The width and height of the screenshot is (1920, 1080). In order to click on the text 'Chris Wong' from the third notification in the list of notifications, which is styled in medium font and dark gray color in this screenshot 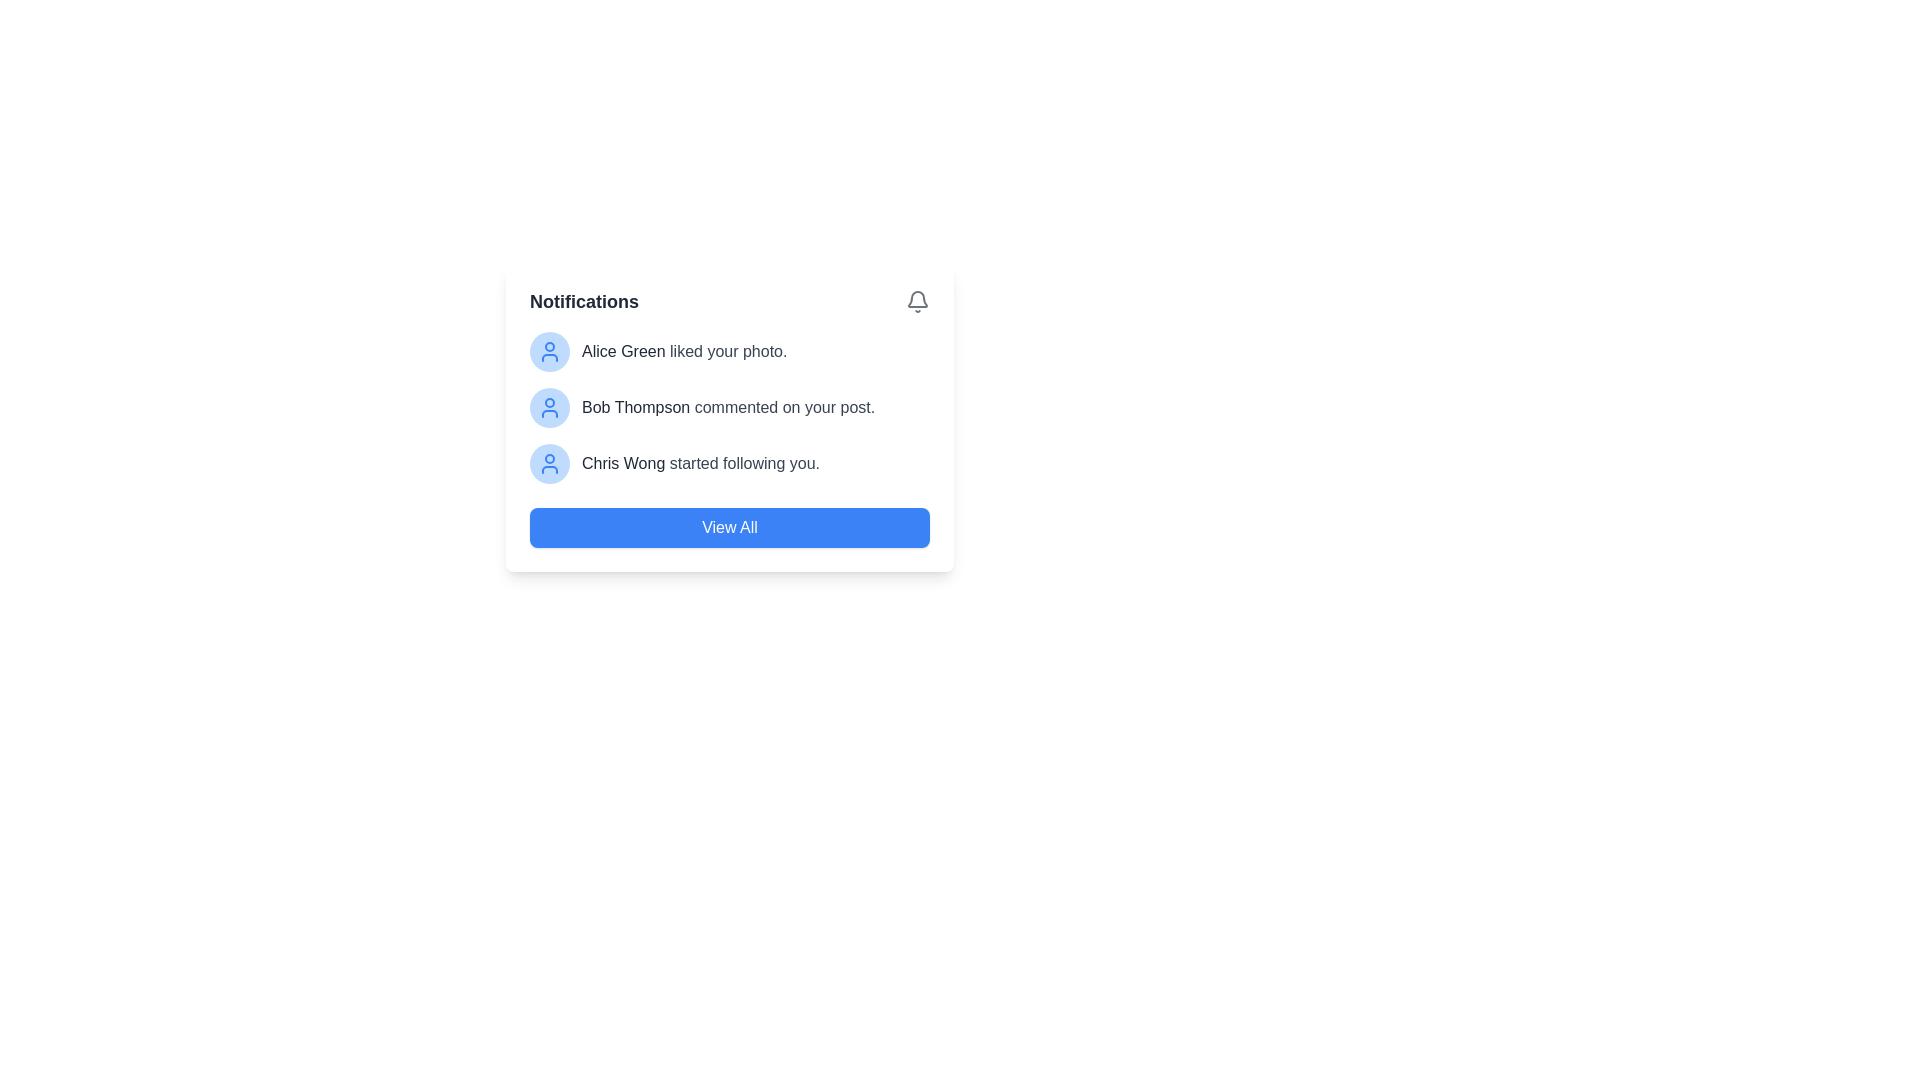, I will do `click(622, 463)`.